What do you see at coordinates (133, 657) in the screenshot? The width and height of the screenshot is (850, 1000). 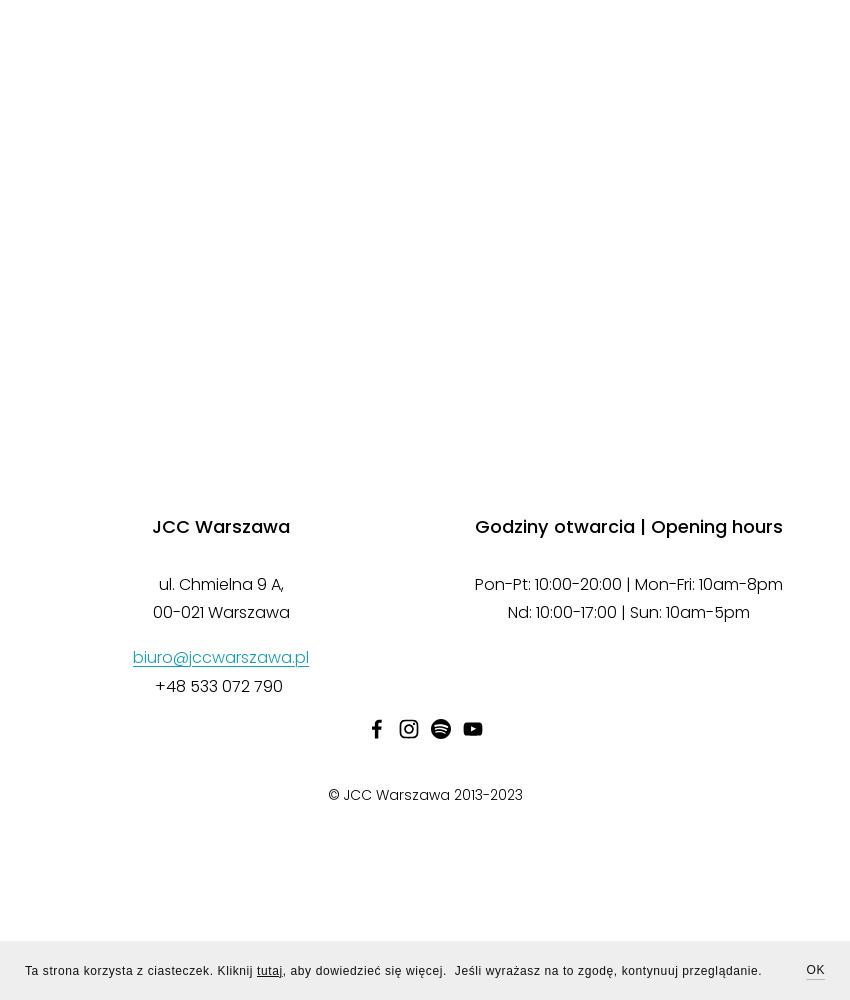 I see `'biuro@jccwarszawa.pl'` at bounding box center [133, 657].